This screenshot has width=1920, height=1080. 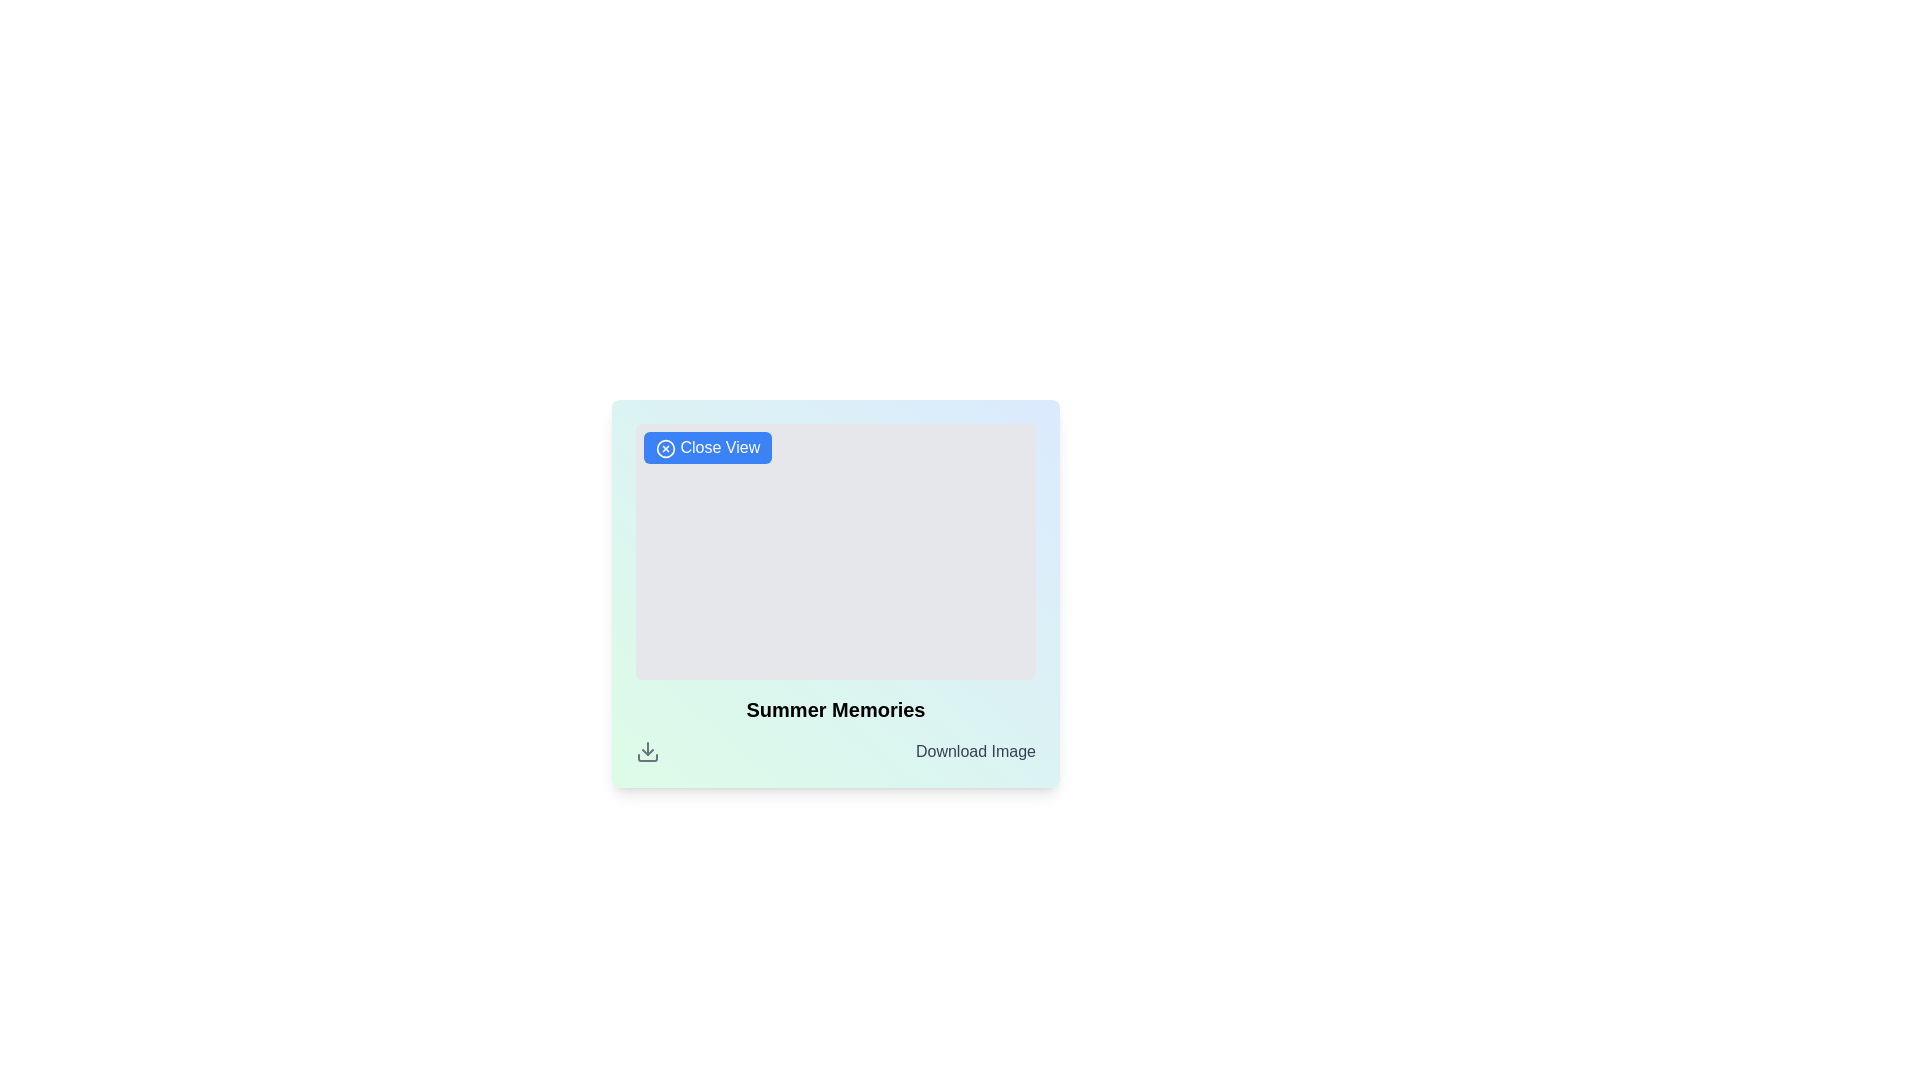 I want to click on the icon segment that represents the base of the download icon located at the lower left corner of the 'Summer Memories' card, so click(x=648, y=758).